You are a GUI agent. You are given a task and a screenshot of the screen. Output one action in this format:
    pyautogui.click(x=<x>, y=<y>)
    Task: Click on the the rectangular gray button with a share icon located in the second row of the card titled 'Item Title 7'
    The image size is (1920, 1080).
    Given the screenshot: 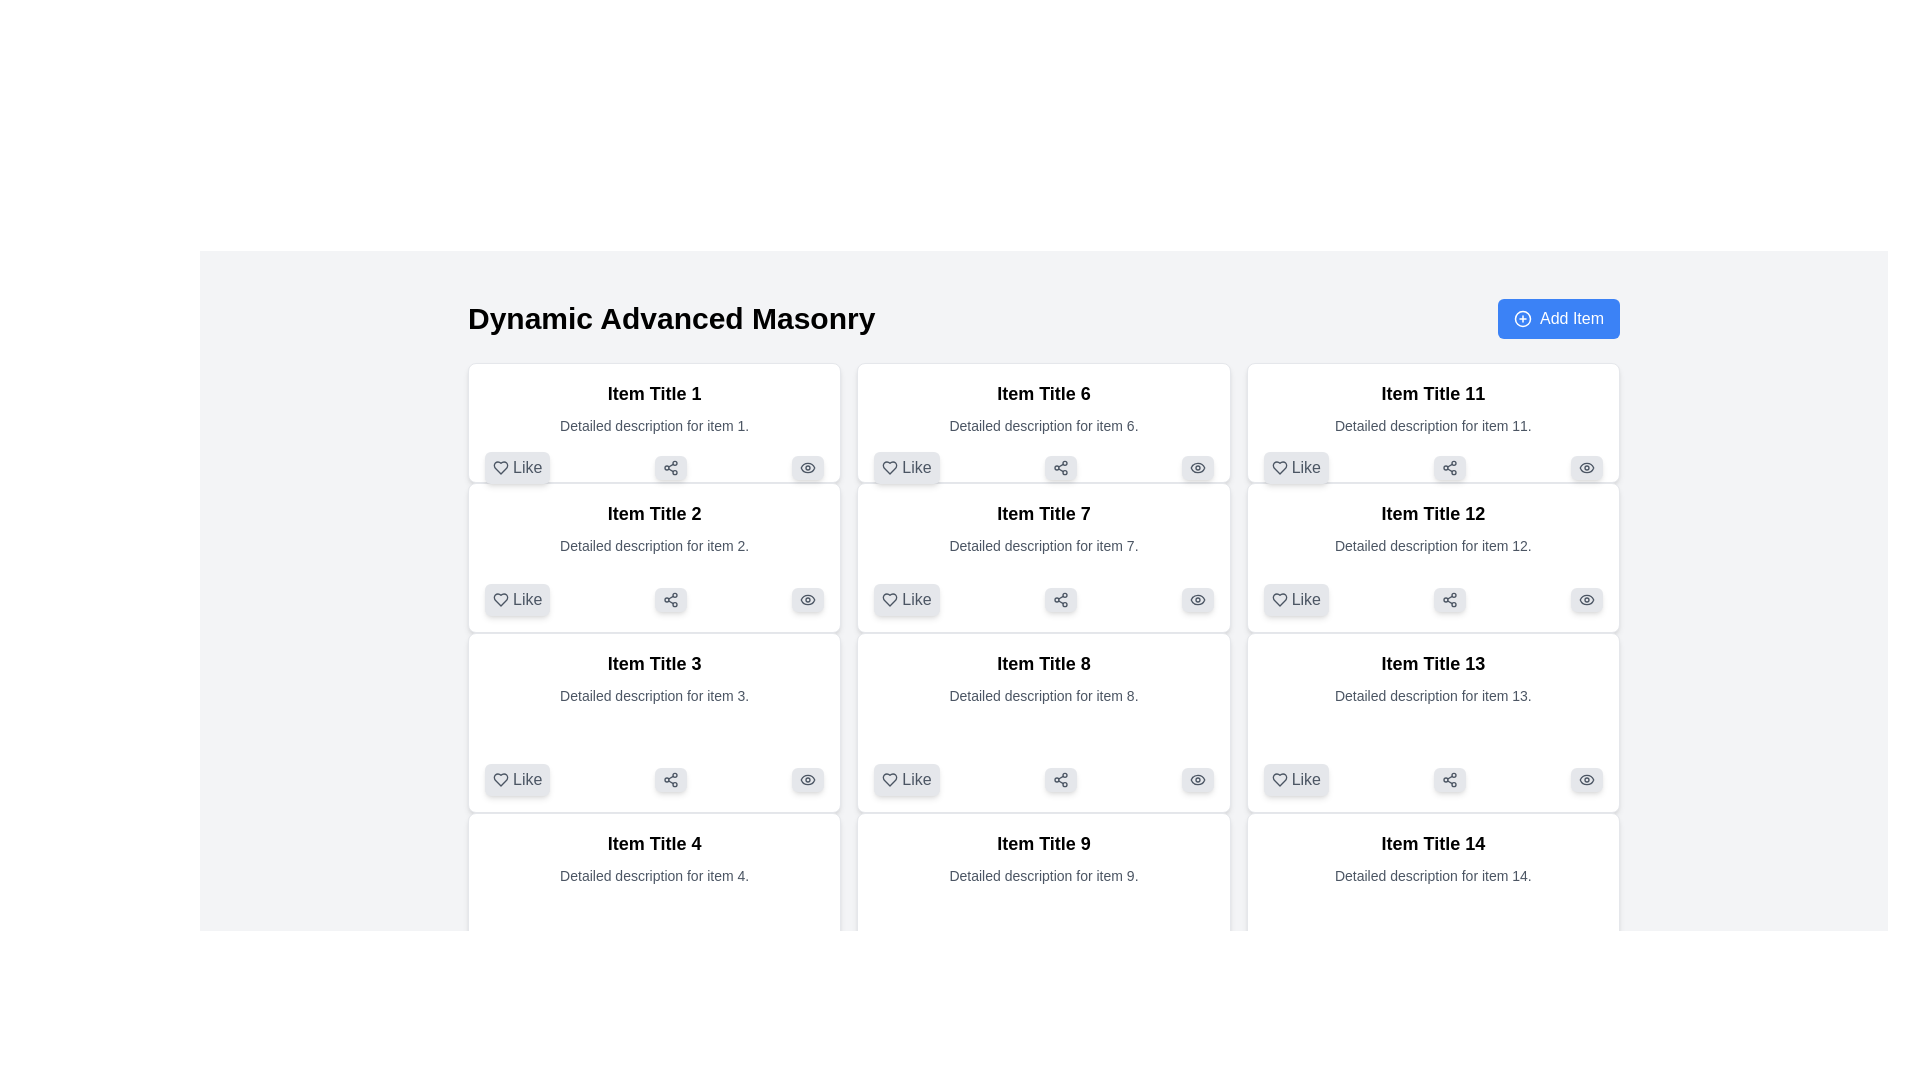 What is the action you would take?
    pyautogui.click(x=1042, y=599)
    